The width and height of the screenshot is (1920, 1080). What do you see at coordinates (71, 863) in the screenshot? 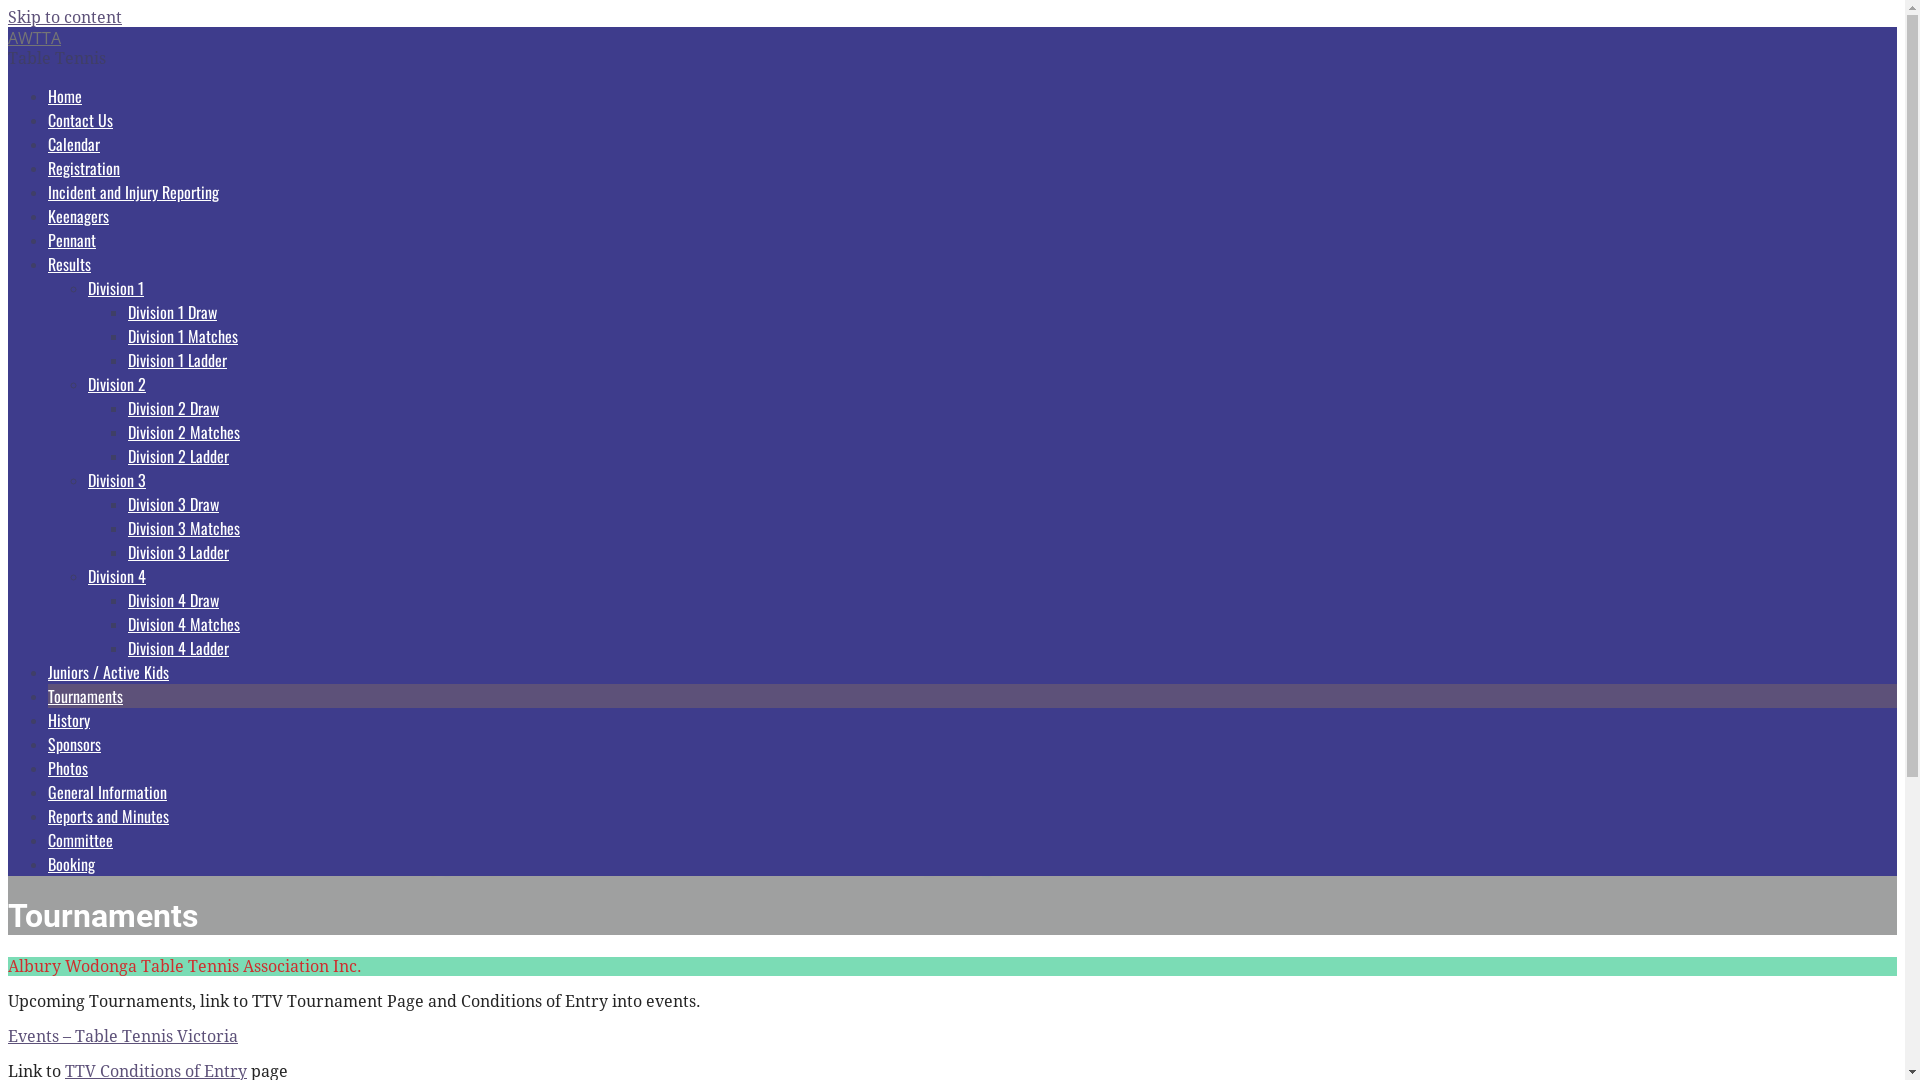
I see `'Booking'` at bounding box center [71, 863].